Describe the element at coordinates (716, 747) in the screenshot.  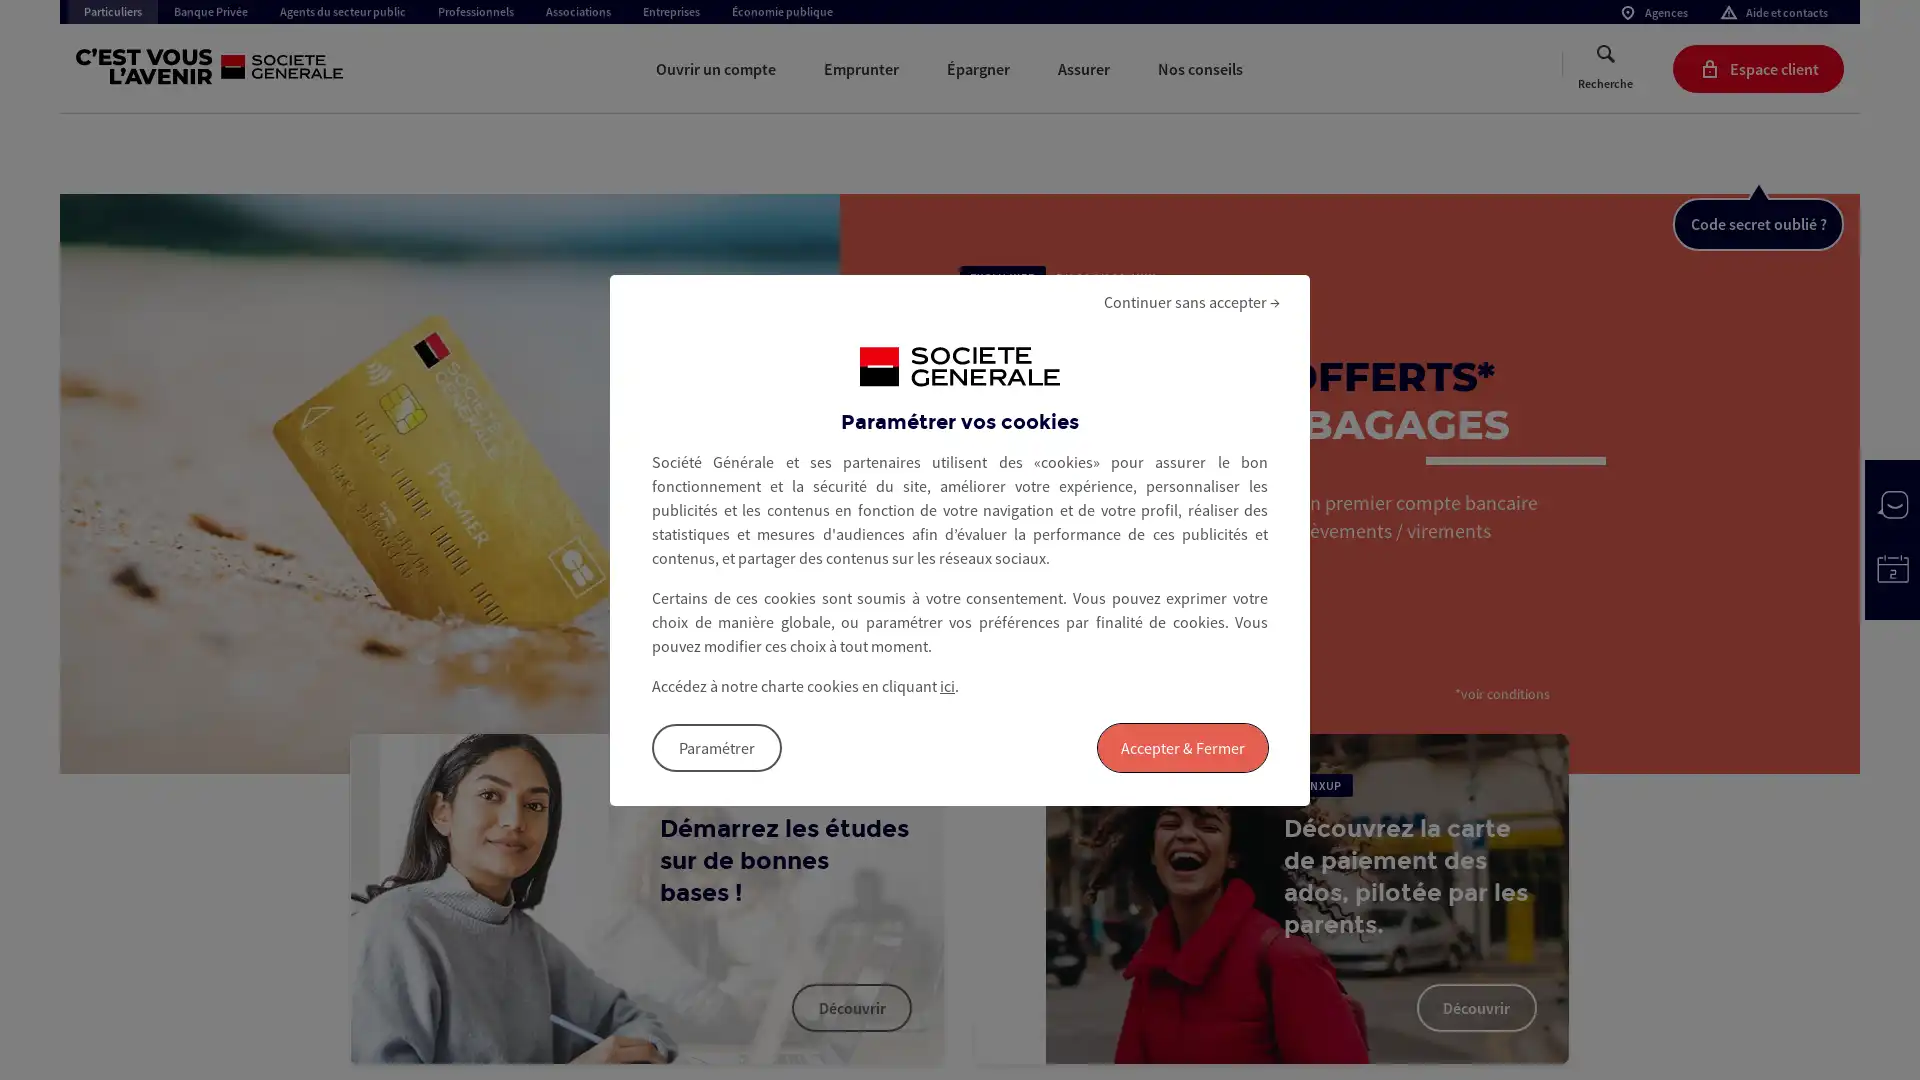
I see `Parametrer` at that location.